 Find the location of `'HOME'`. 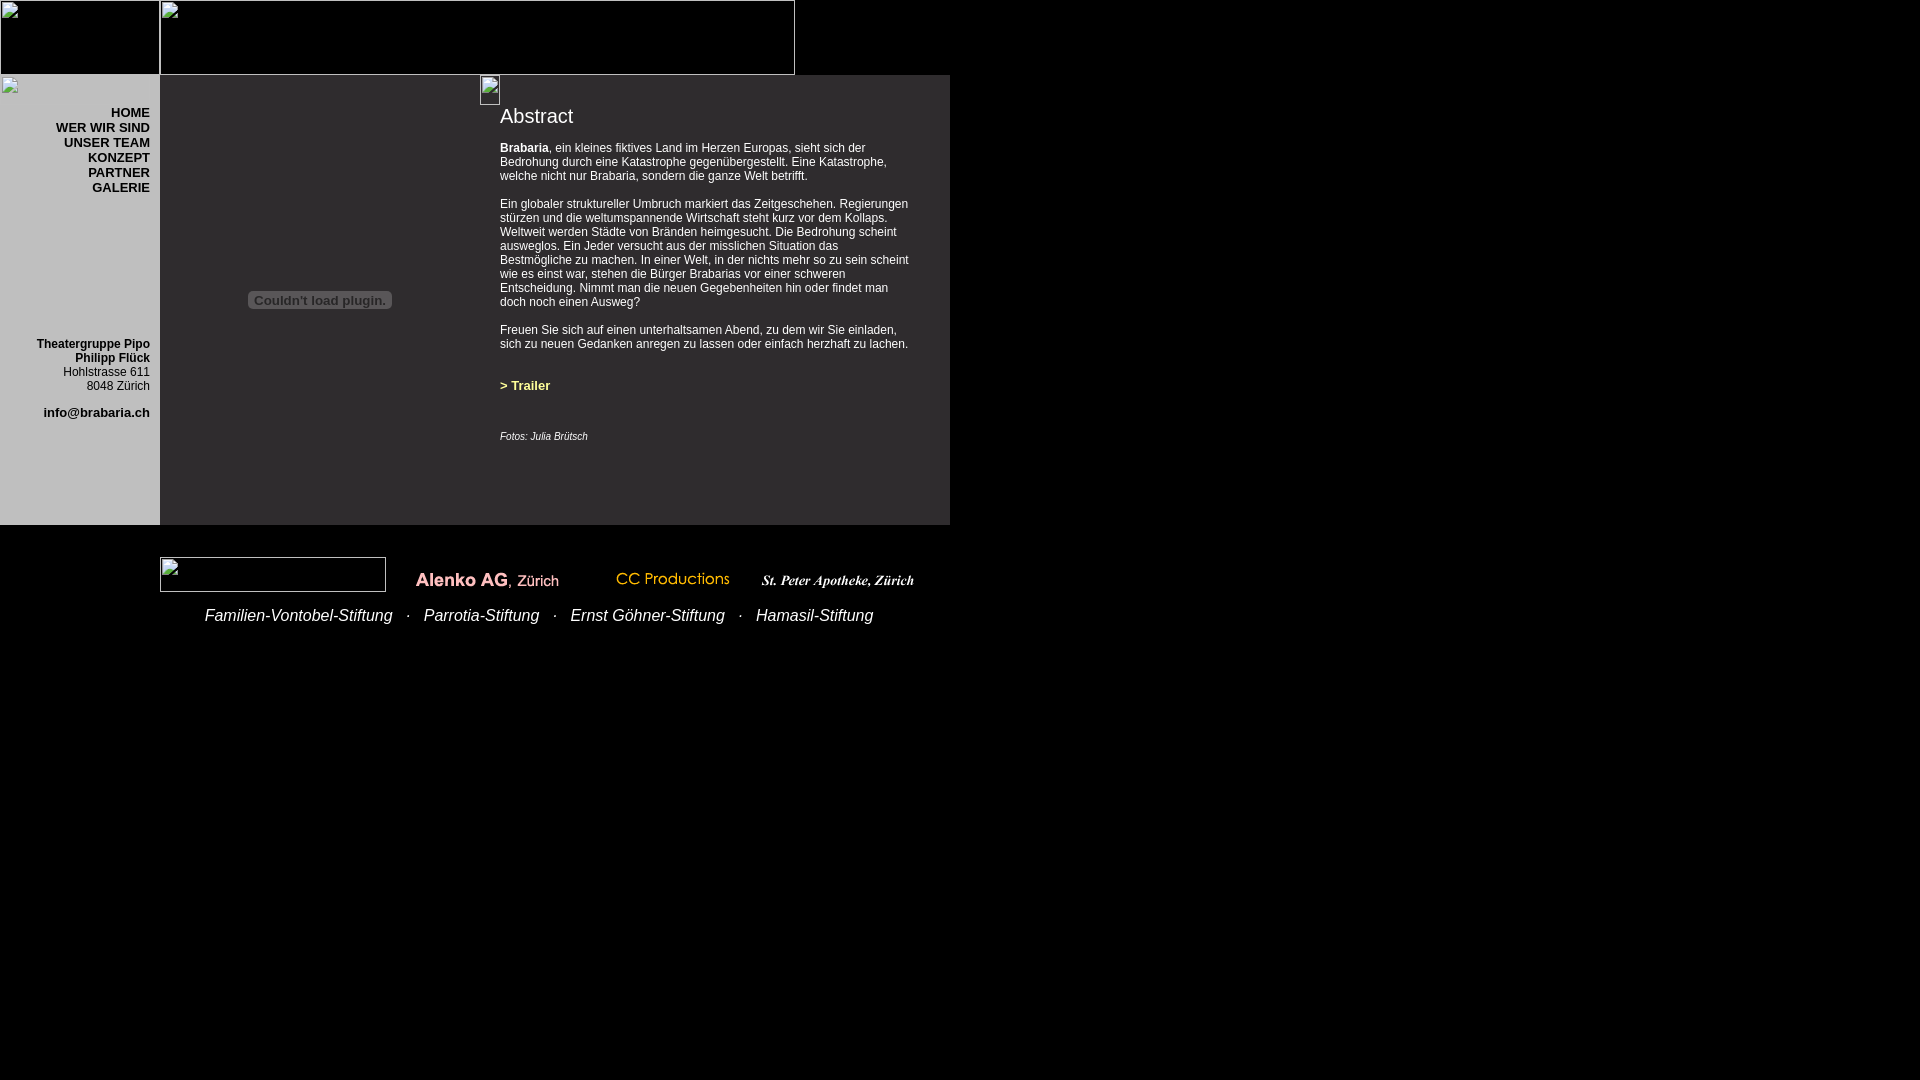

'HOME' is located at coordinates (129, 112).